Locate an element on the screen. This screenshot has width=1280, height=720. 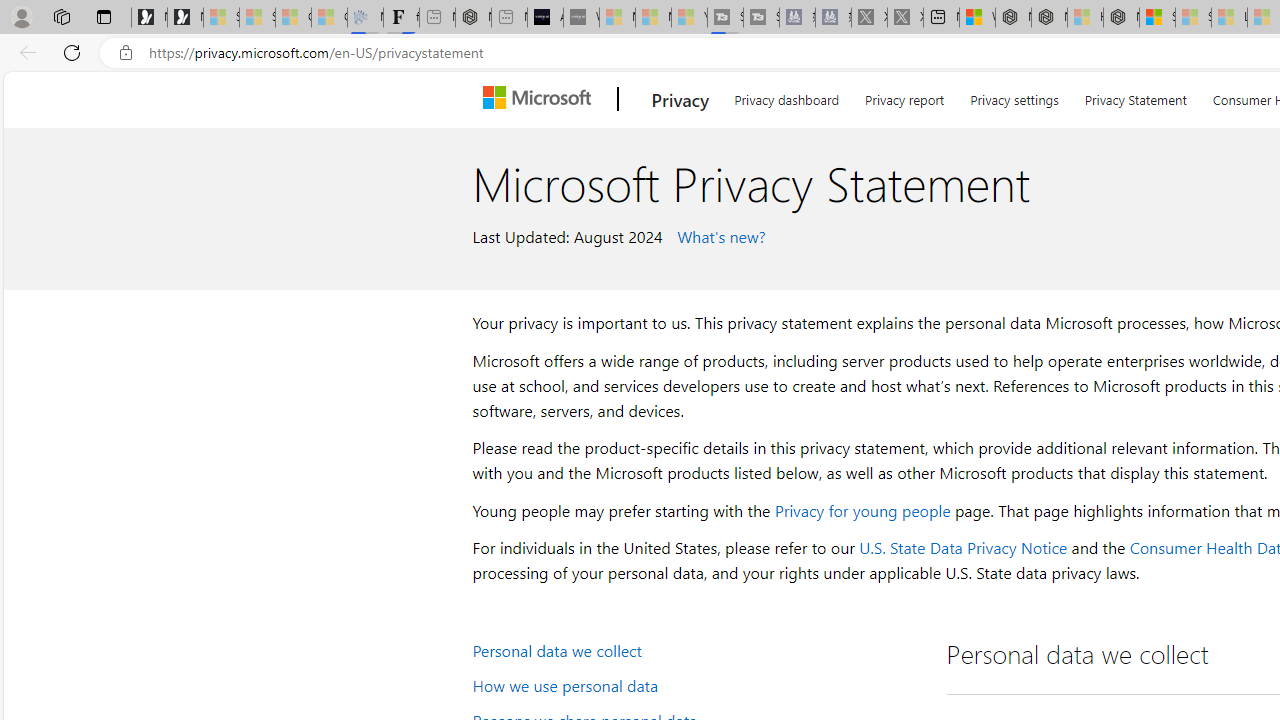
'Microsoft Start Sports - Sleeping' is located at coordinates (616, 17).